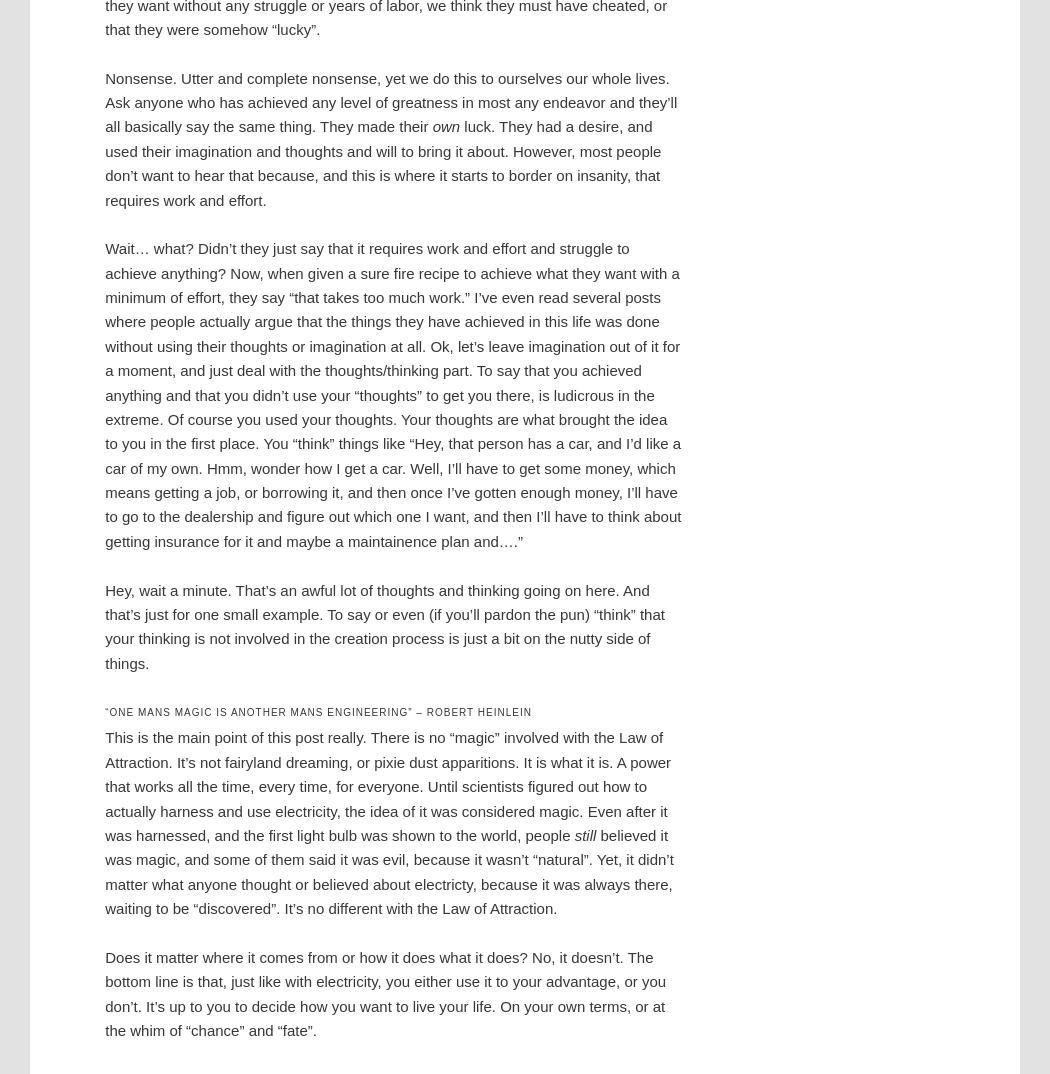  What do you see at coordinates (445, 125) in the screenshot?
I see `'own'` at bounding box center [445, 125].